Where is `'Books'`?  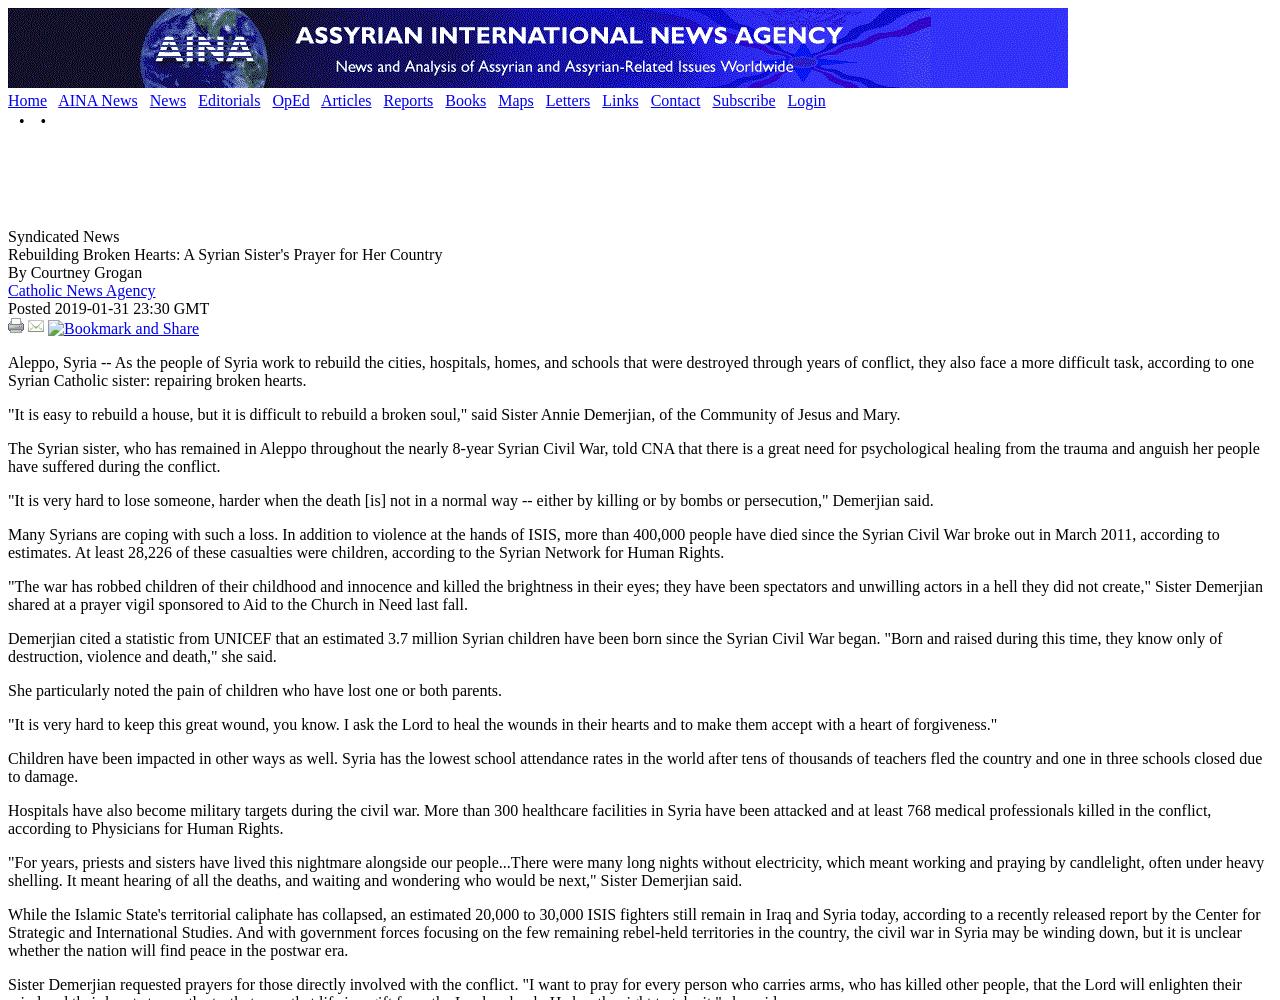 'Books' is located at coordinates (464, 99).